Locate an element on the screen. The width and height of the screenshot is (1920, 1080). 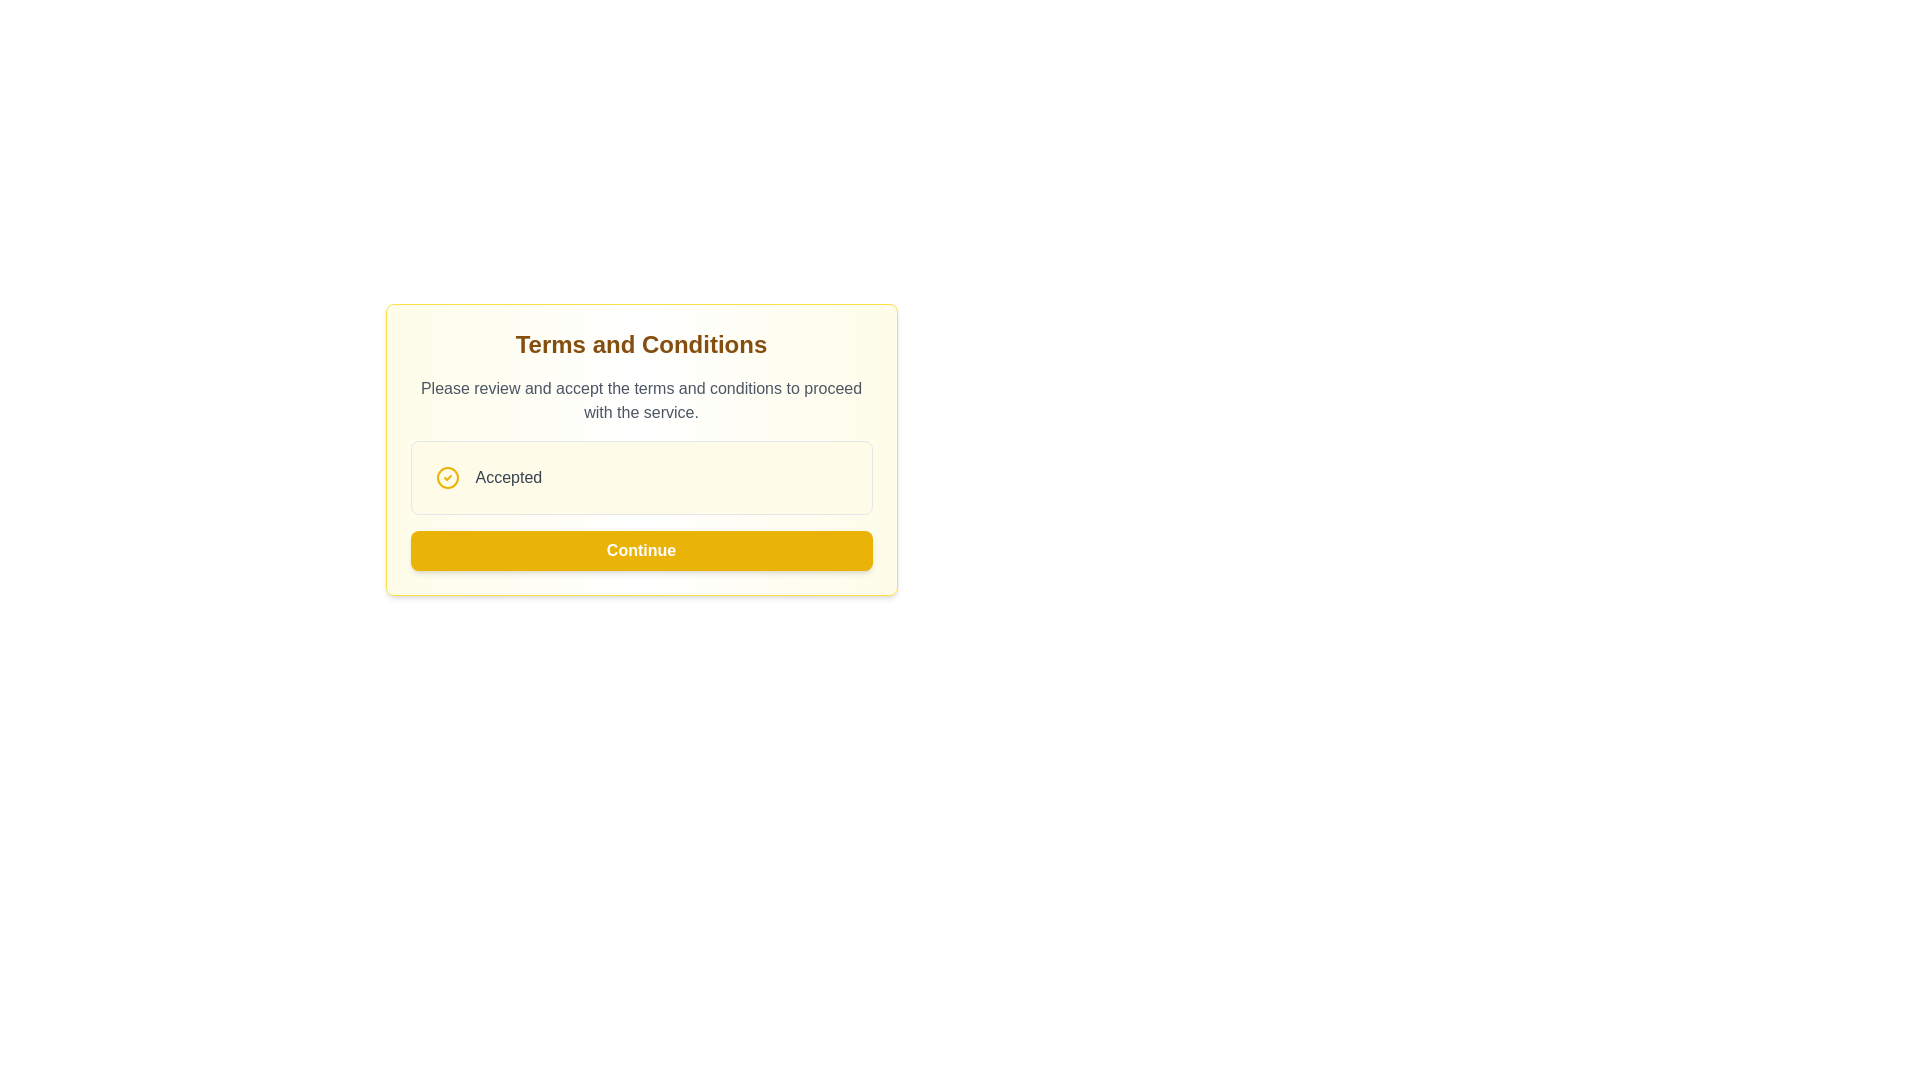
the status message text label that indicates acceptance, positioned to the right of a circular icon and above the yellow 'Continue' button is located at coordinates (508, 478).